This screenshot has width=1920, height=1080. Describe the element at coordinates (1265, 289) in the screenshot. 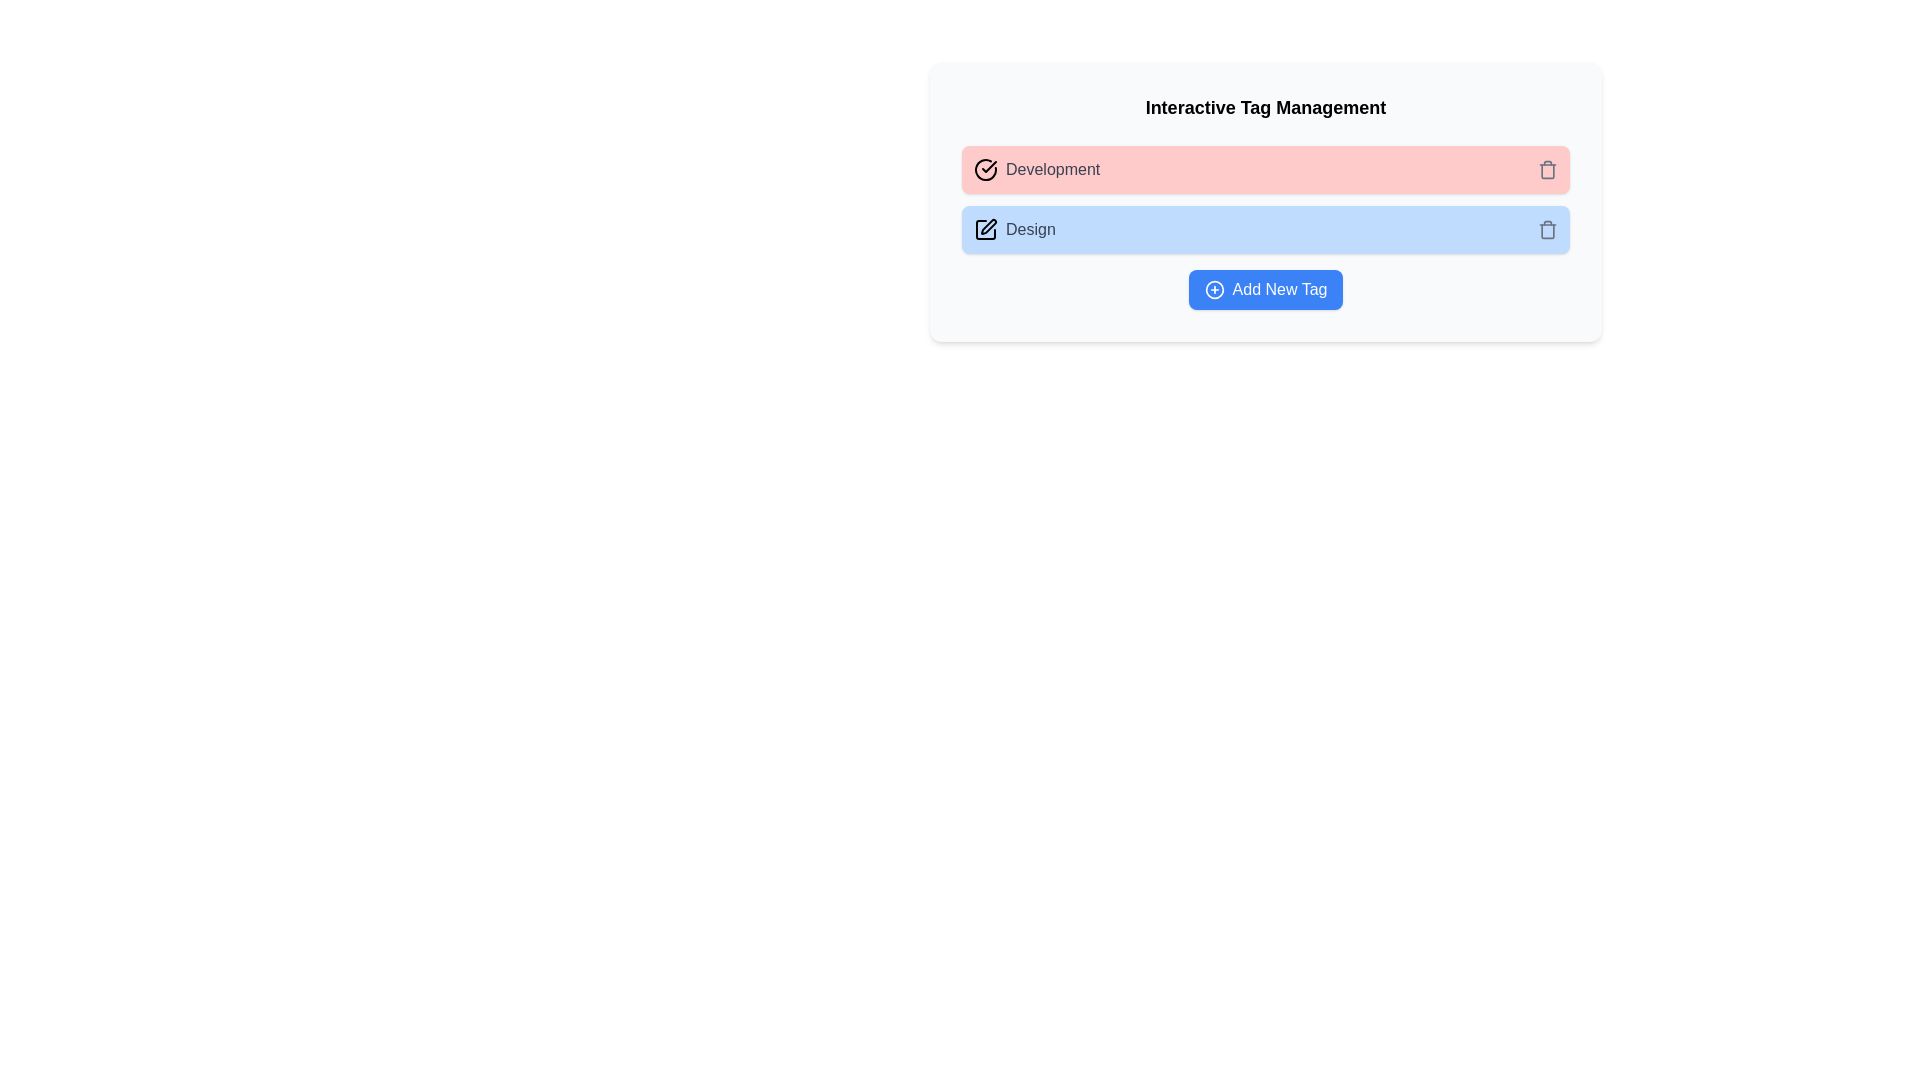

I see `the 'Add Tag' button, which is centrally aligned below the 'Development' and 'Design' list items, to trigger tooltip or styling effects` at that location.